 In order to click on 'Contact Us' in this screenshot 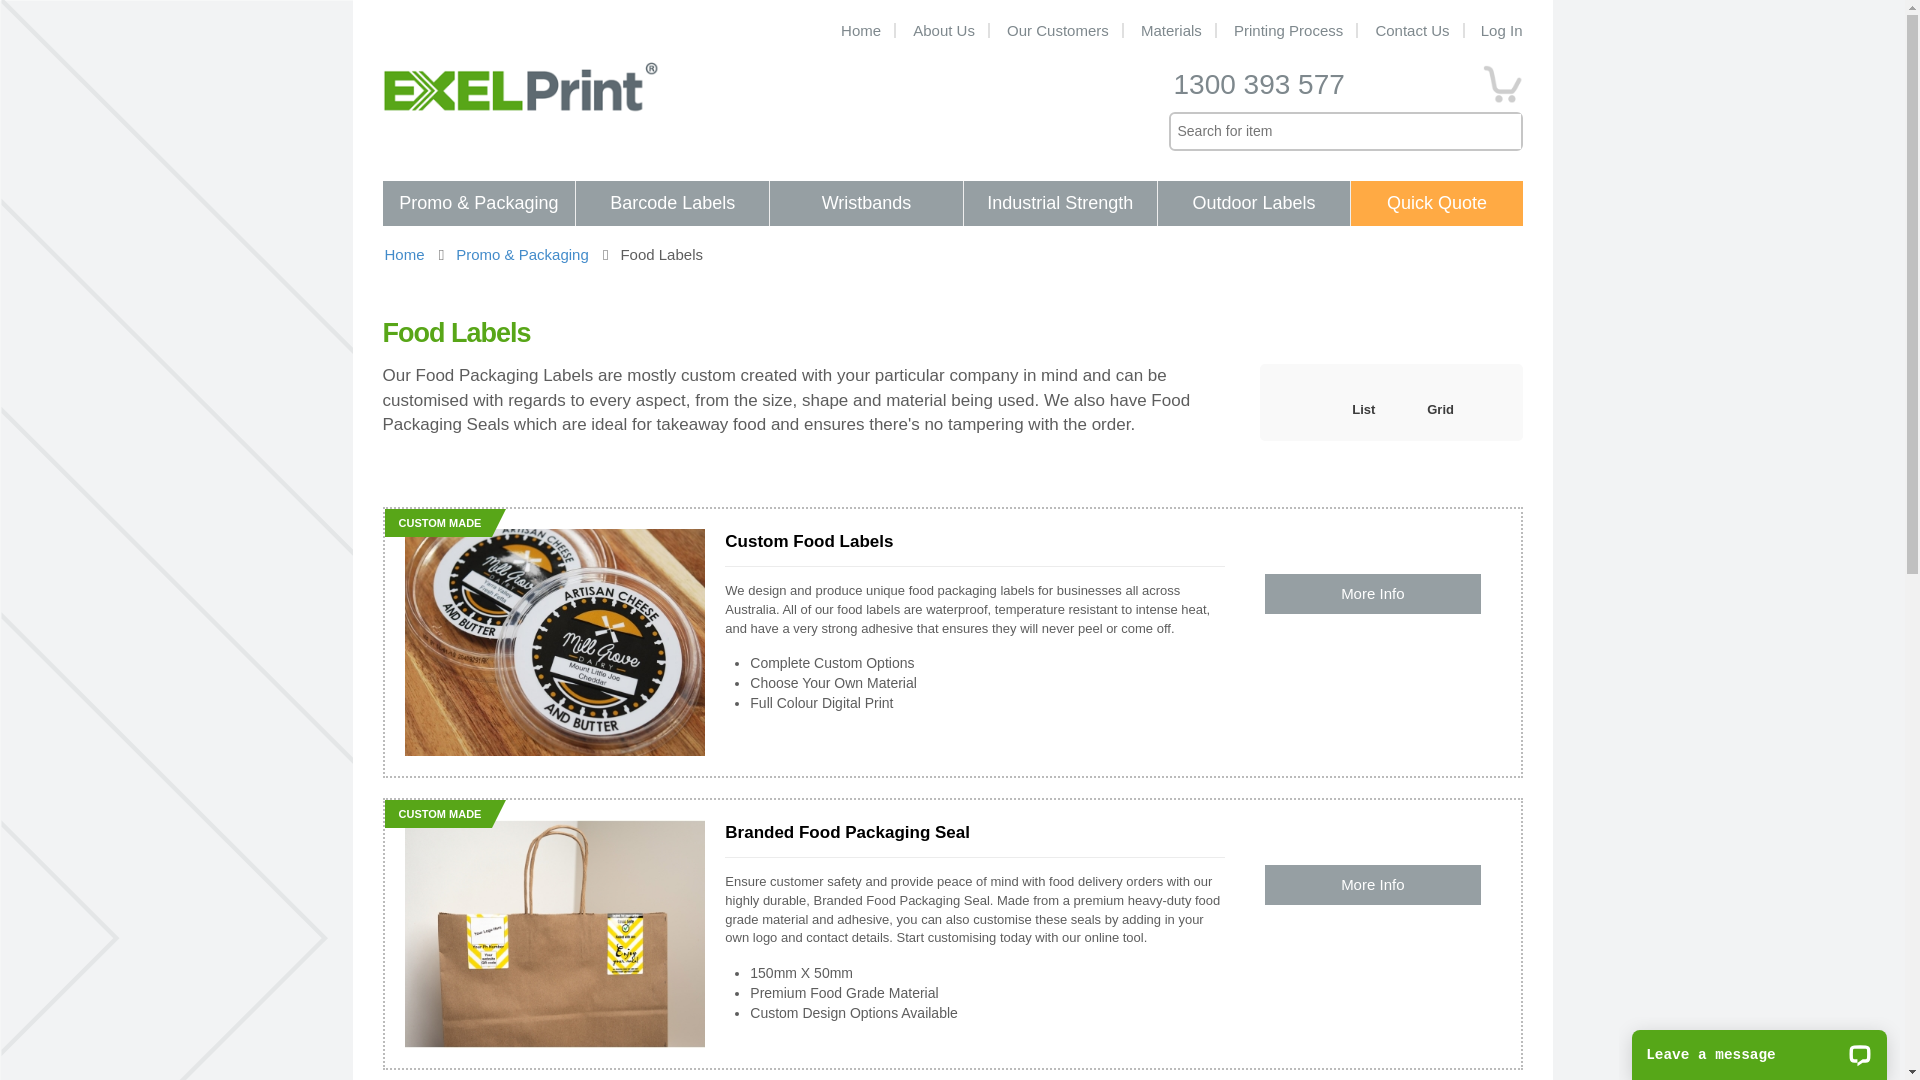, I will do `click(1411, 30)`.